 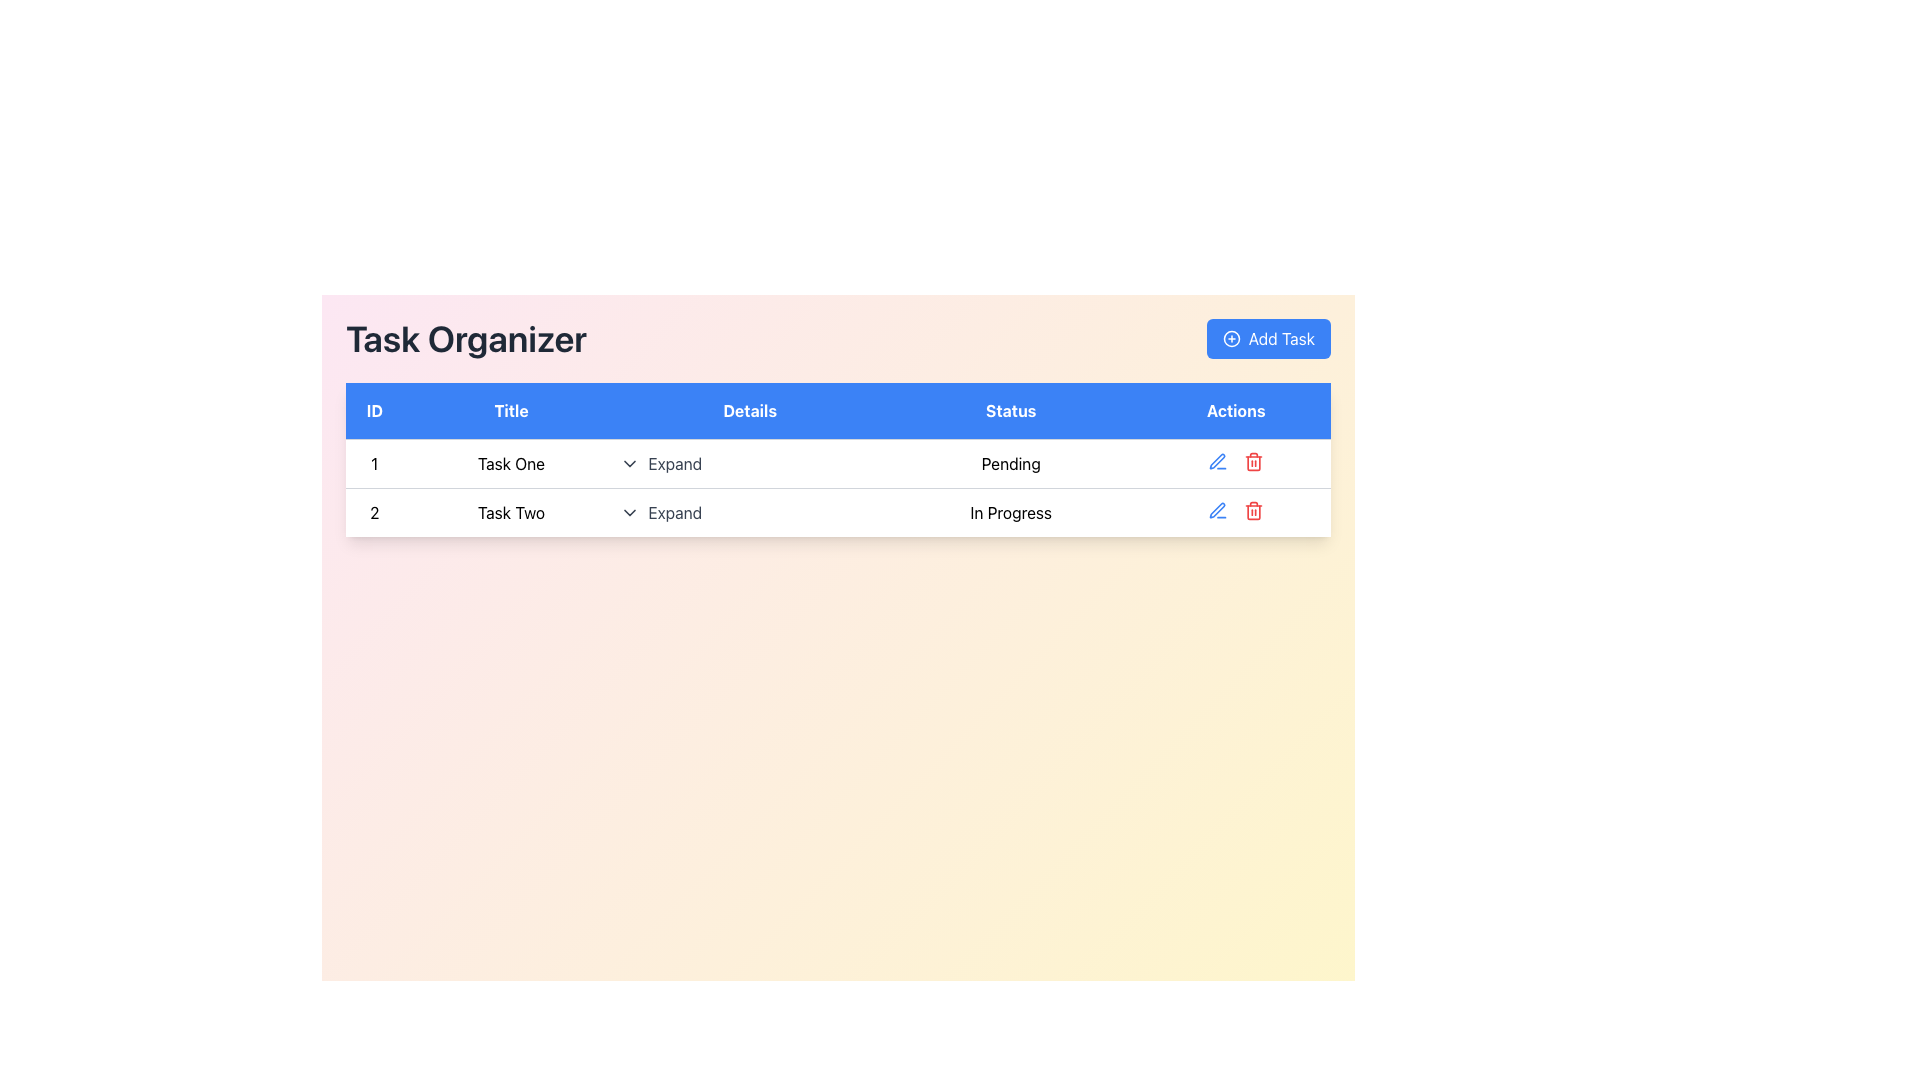 I want to click on identifier number located in the first column of the second row of the task table, positioned below the cell containing '1' and to the left of 'Task Two', so click(x=374, y=511).